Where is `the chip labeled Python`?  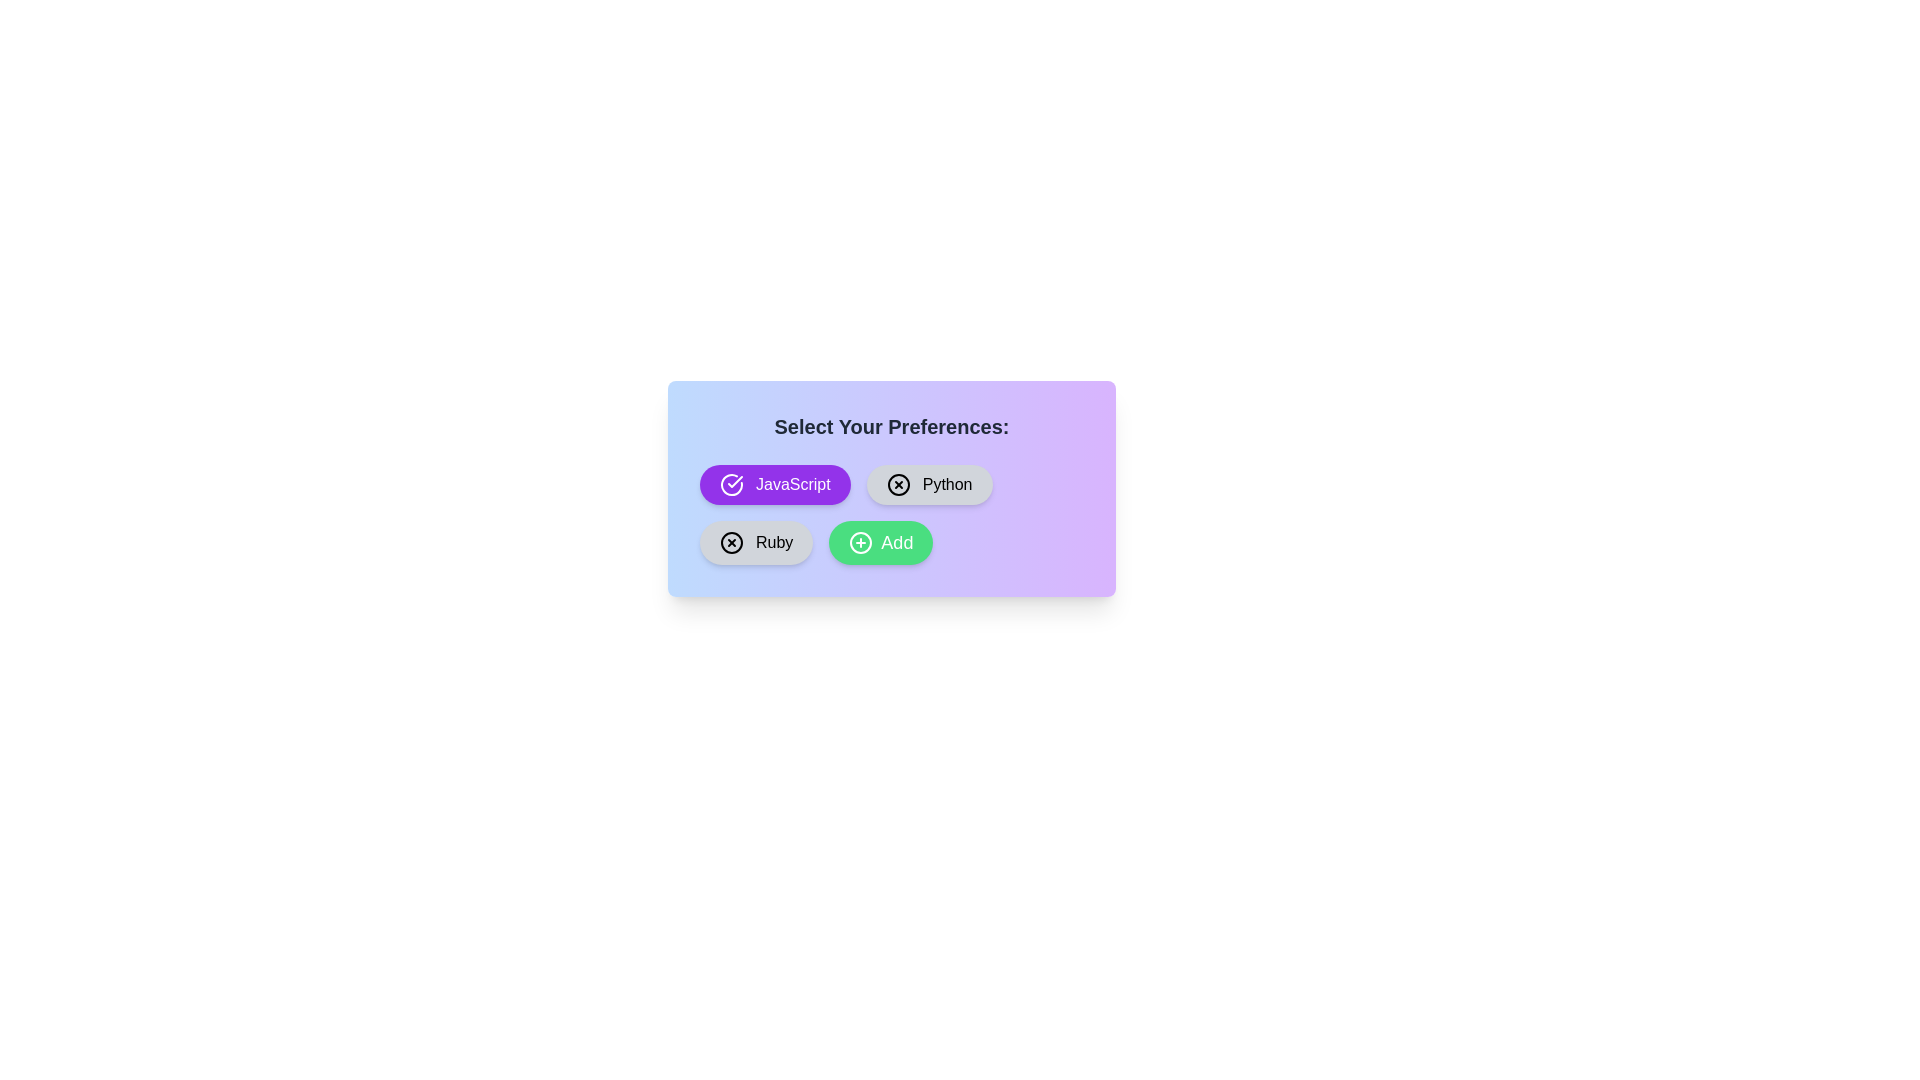
the chip labeled Python is located at coordinates (928, 485).